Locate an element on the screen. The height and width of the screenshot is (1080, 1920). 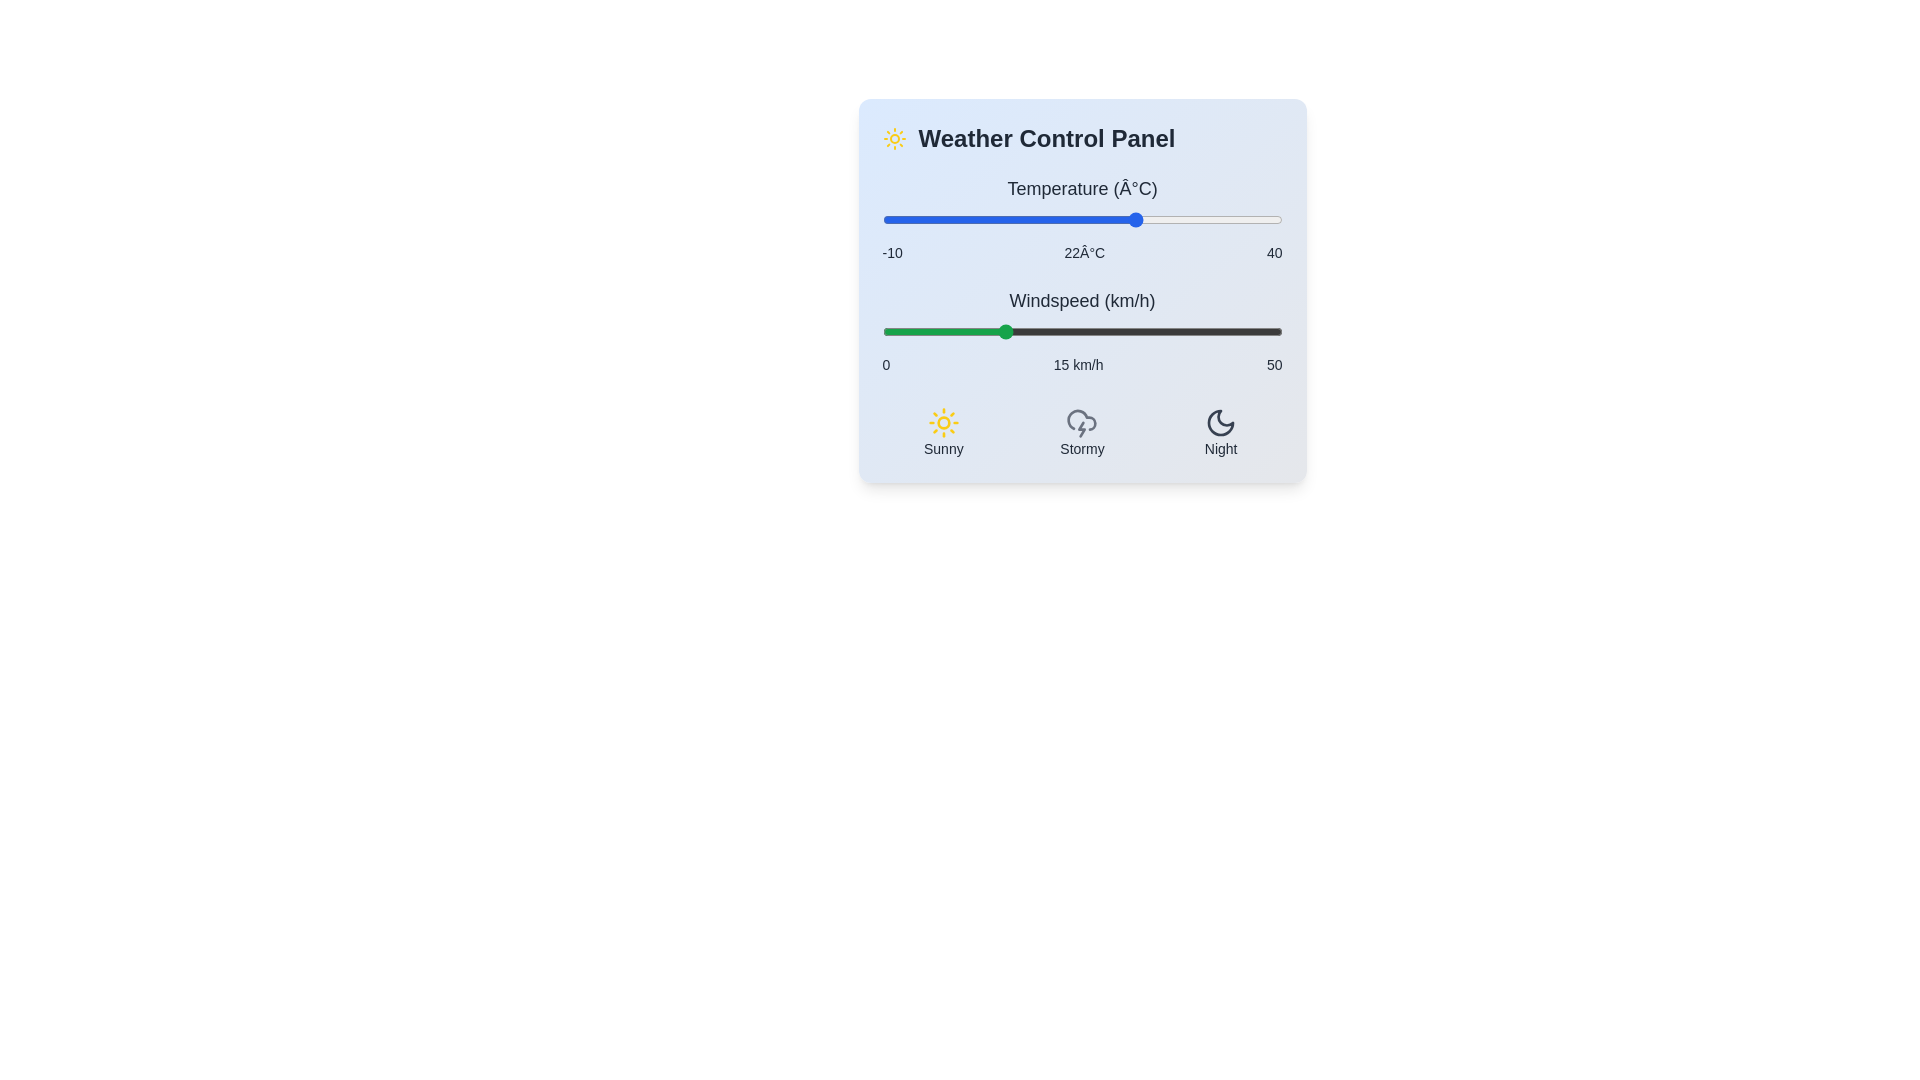
the static text element displaying '15 km/h', which is located within a control panel interface resembling a wind speed indicator, positioned between the numeric values '0' and '50' on a horizontal axis is located at coordinates (1077, 365).